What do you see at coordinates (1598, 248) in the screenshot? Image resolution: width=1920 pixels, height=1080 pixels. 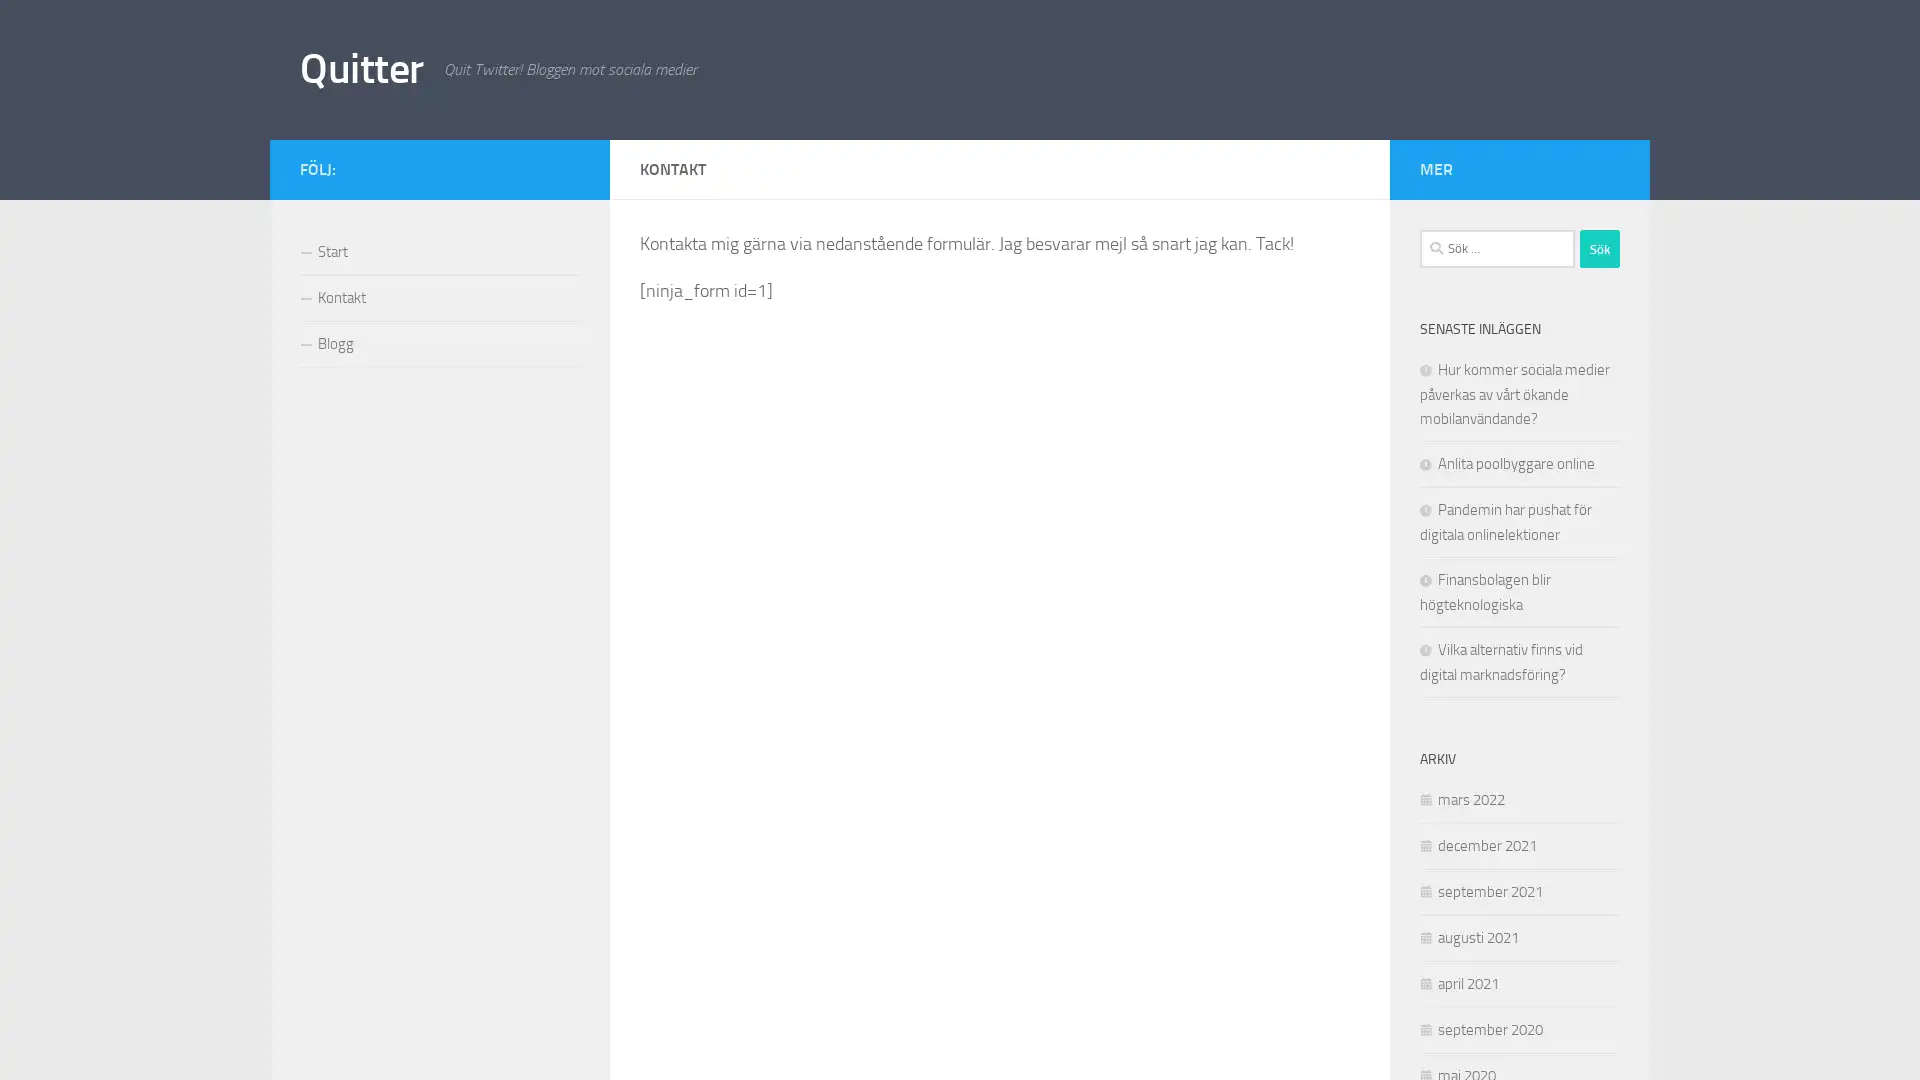 I see `Sok` at bounding box center [1598, 248].